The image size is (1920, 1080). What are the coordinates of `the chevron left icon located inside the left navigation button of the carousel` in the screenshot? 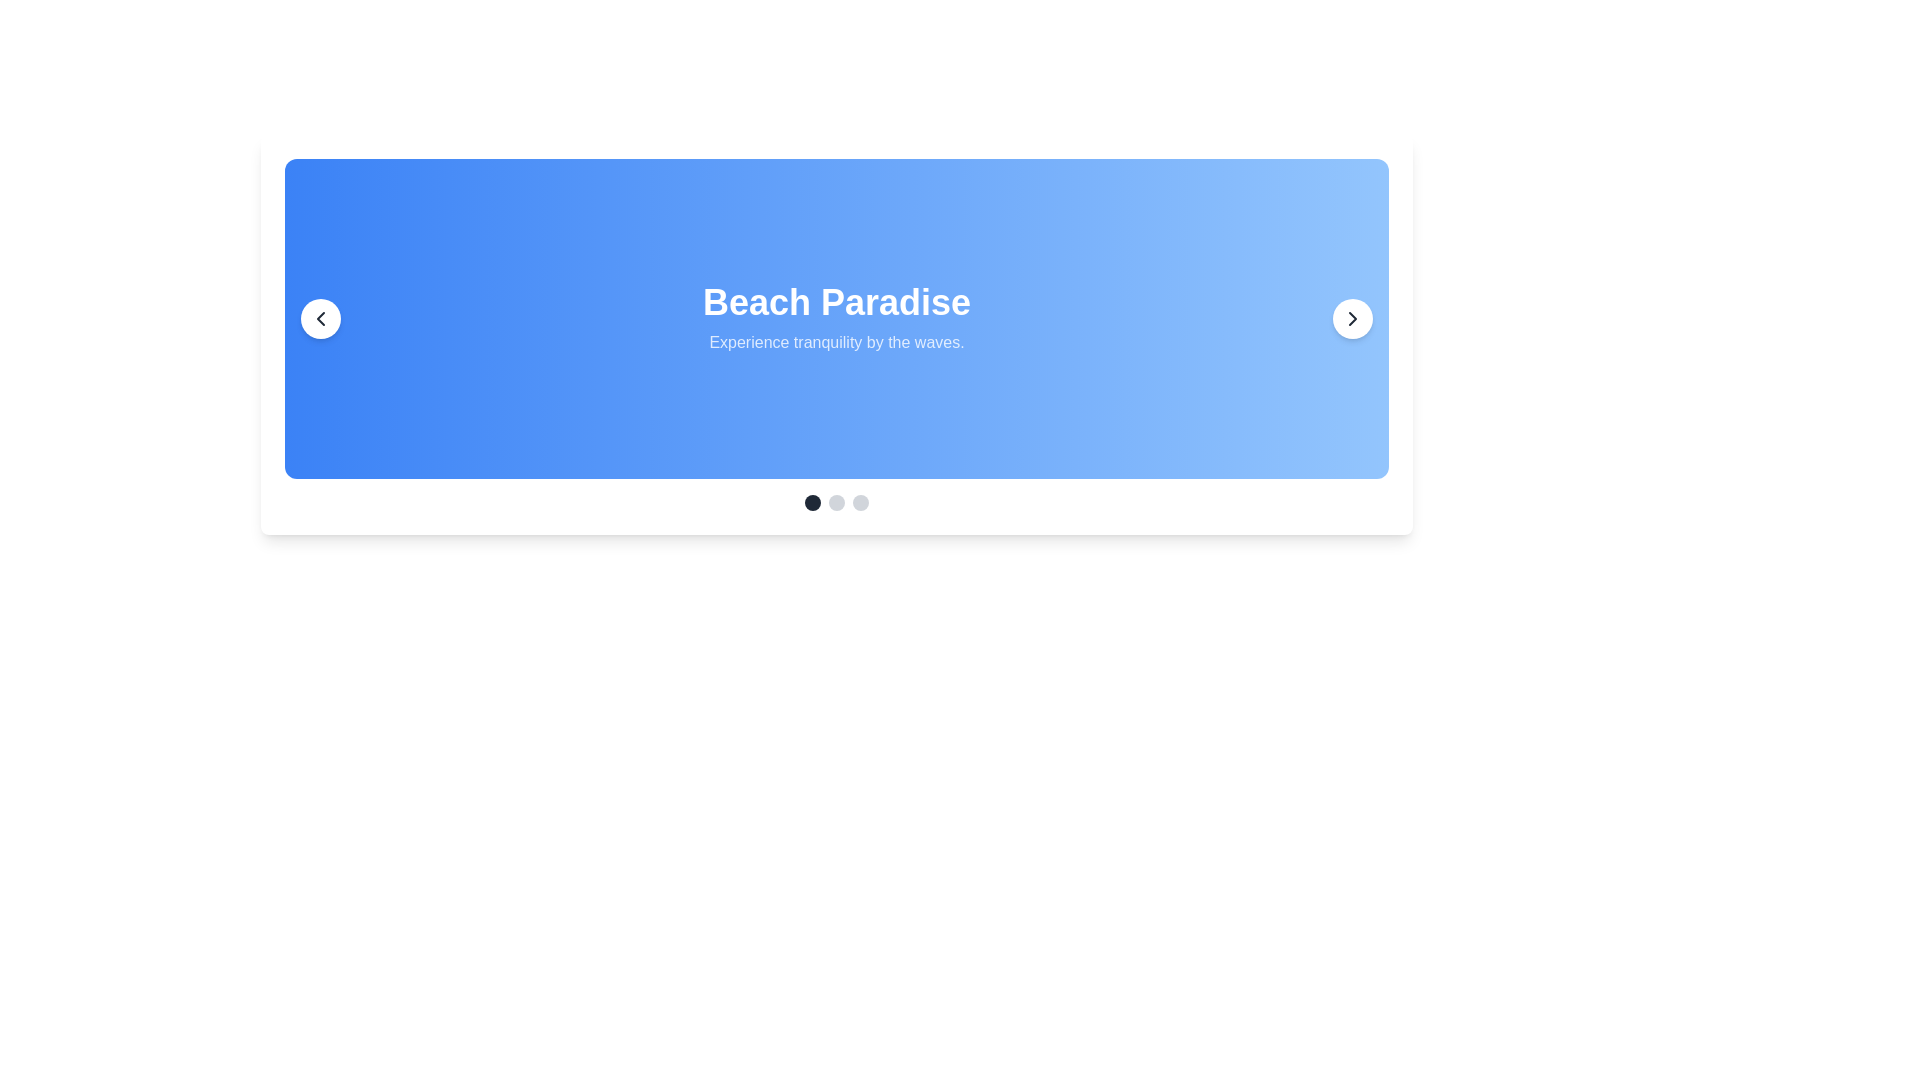 It's located at (321, 318).